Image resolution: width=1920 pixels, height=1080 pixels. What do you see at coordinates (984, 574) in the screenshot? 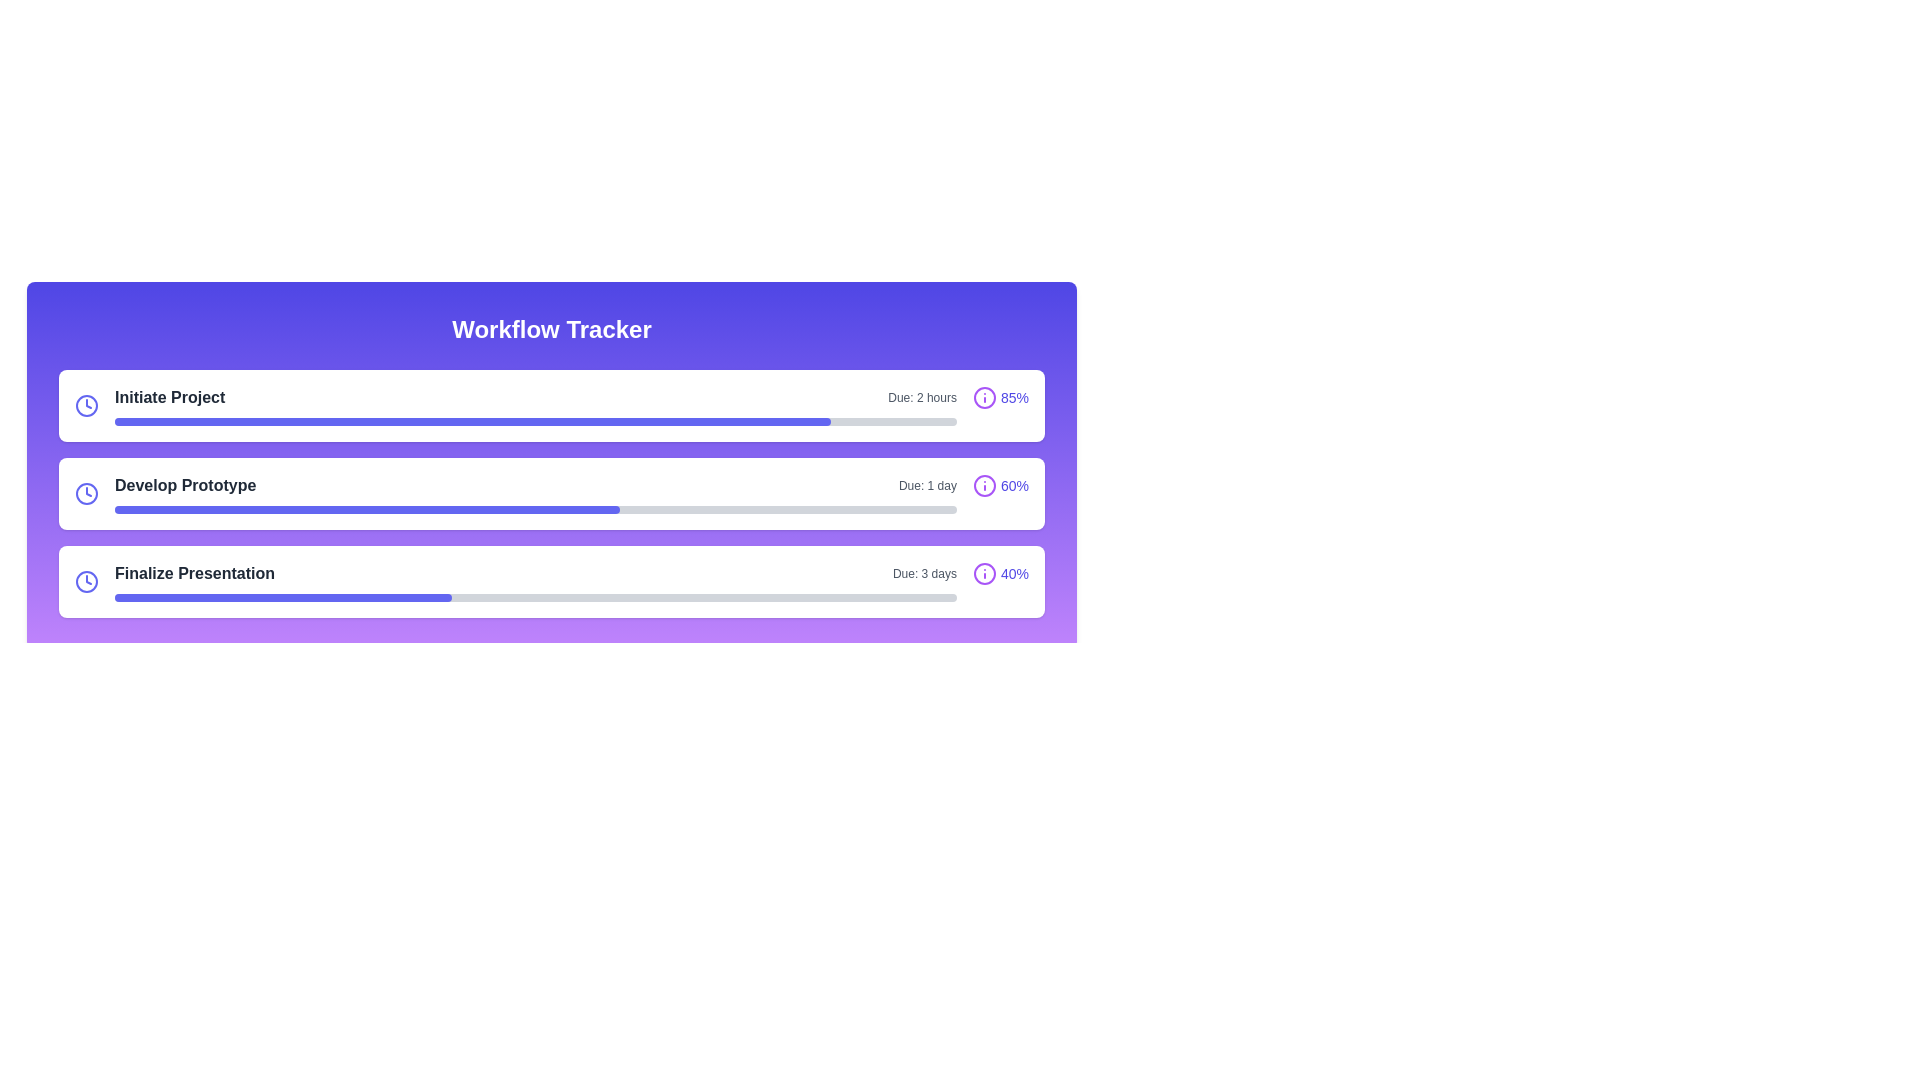
I see `the vibrant purple circular icon with an outlined border and a centered dot, located in the 'Finalize Presentation' row next to the '40%' progress text` at bounding box center [984, 574].